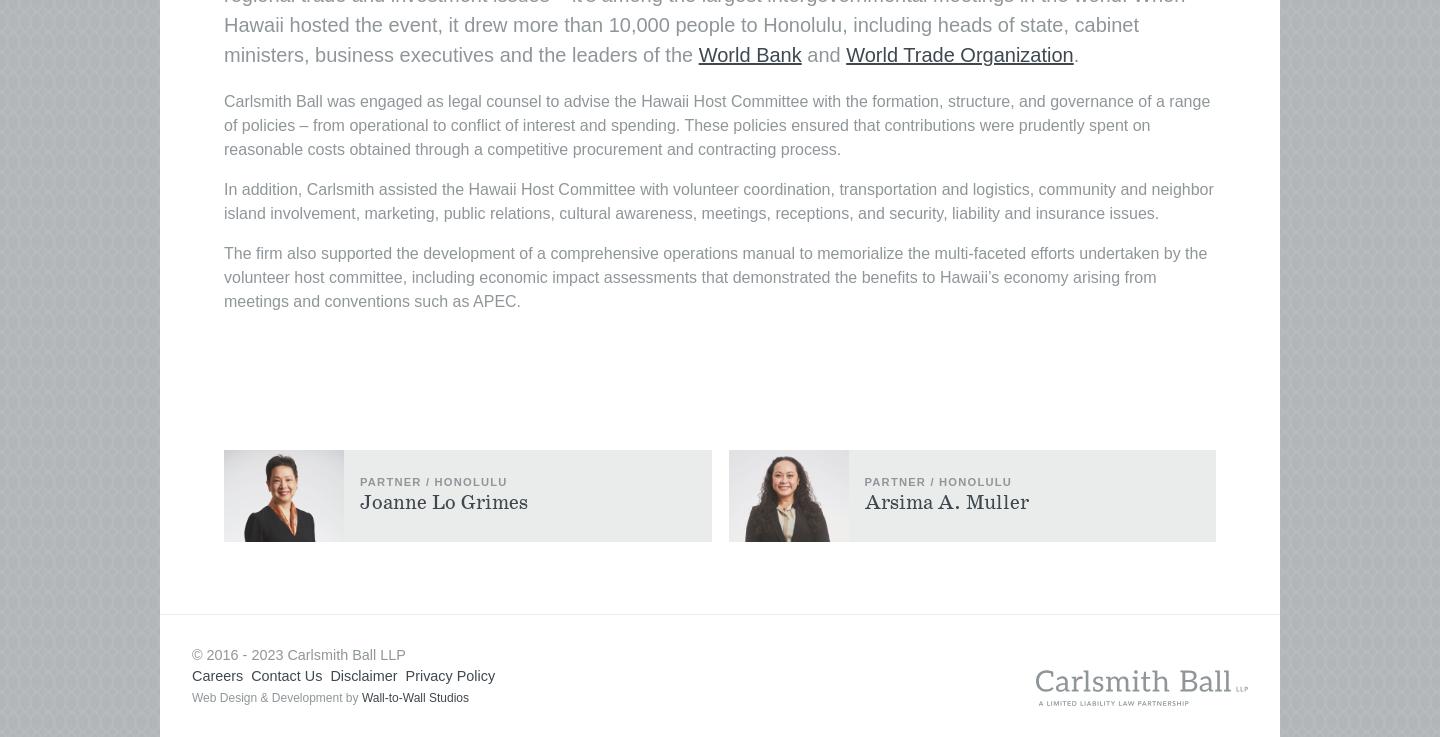 The height and width of the screenshot is (737, 1440). What do you see at coordinates (959, 54) in the screenshot?
I see `'World Trade Organization'` at bounding box center [959, 54].